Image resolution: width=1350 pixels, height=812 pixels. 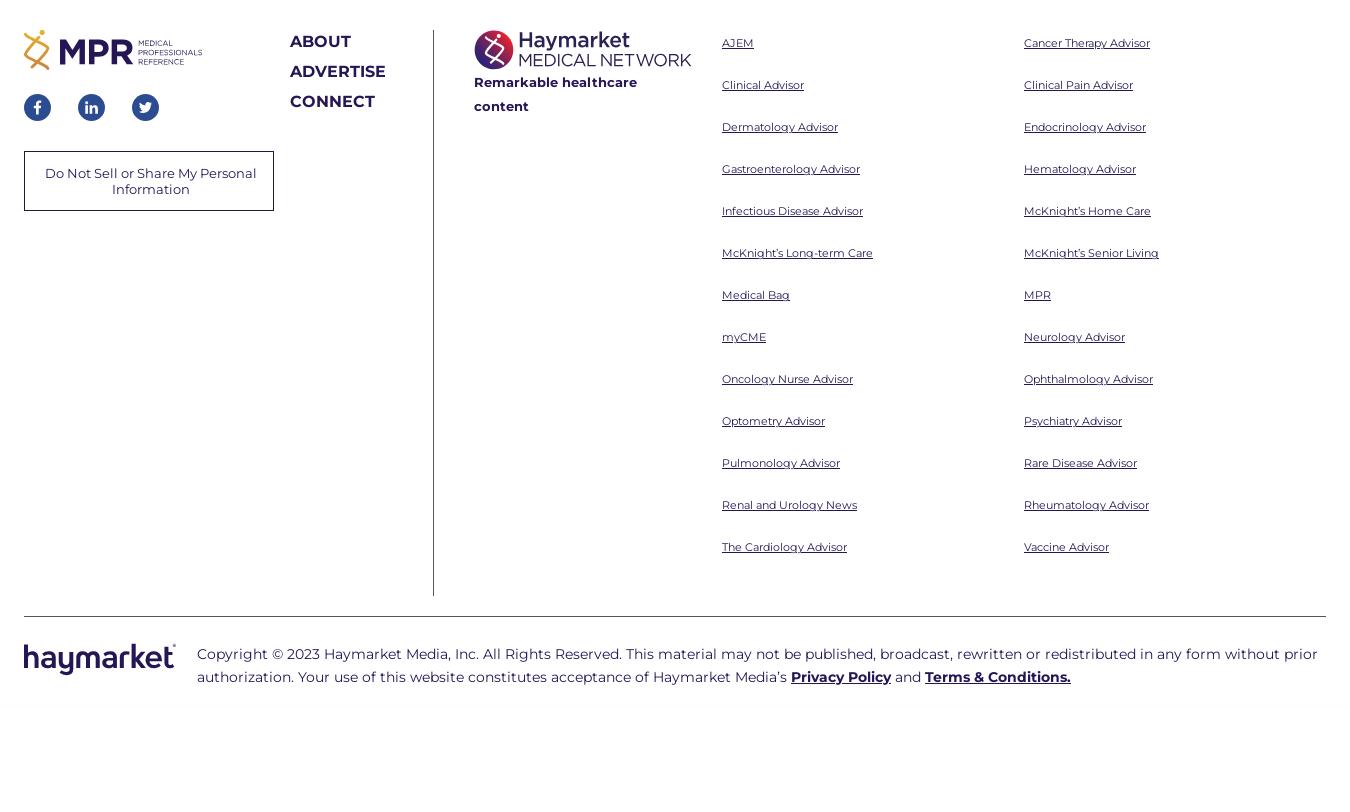 What do you see at coordinates (1080, 190) in the screenshot?
I see `'Rare Disease Advisor'` at bounding box center [1080, 190].